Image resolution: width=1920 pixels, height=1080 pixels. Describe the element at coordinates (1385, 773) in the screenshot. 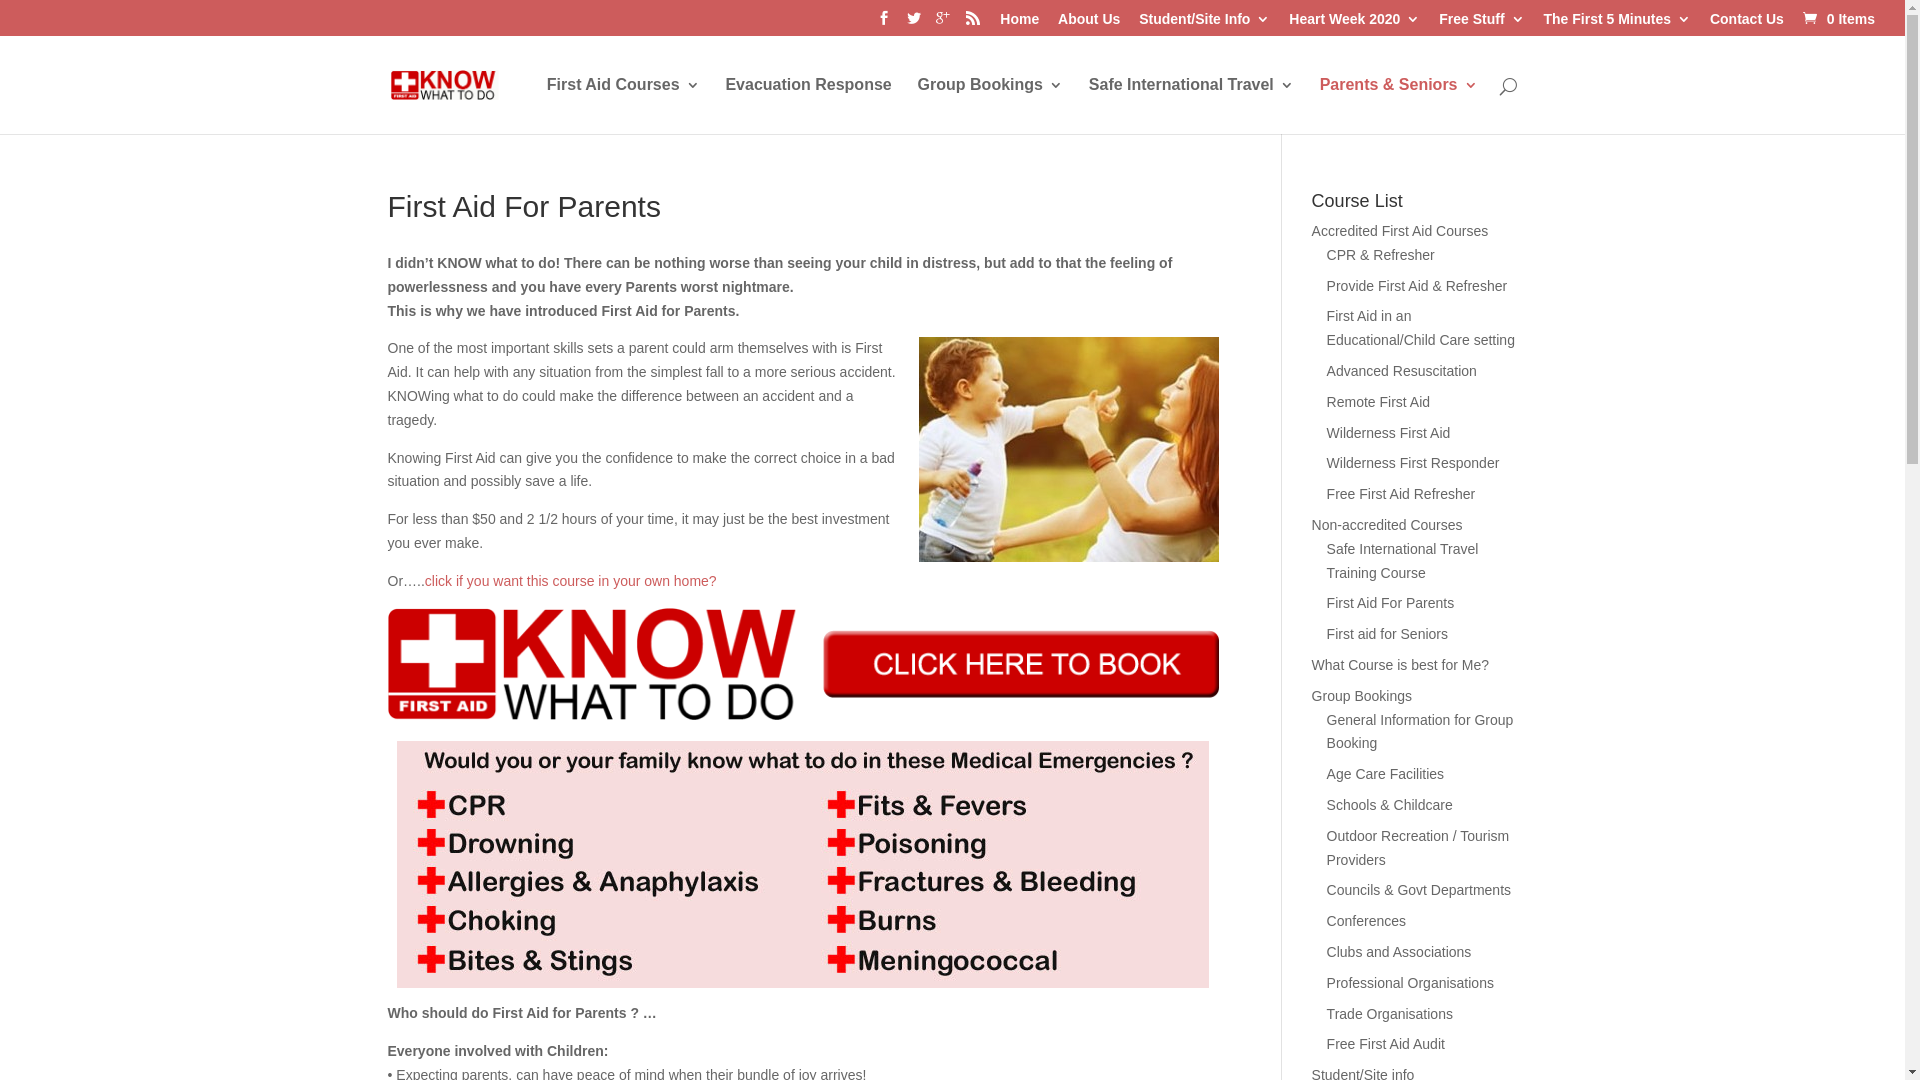

I see `'Age Care Facilities'` at that location.